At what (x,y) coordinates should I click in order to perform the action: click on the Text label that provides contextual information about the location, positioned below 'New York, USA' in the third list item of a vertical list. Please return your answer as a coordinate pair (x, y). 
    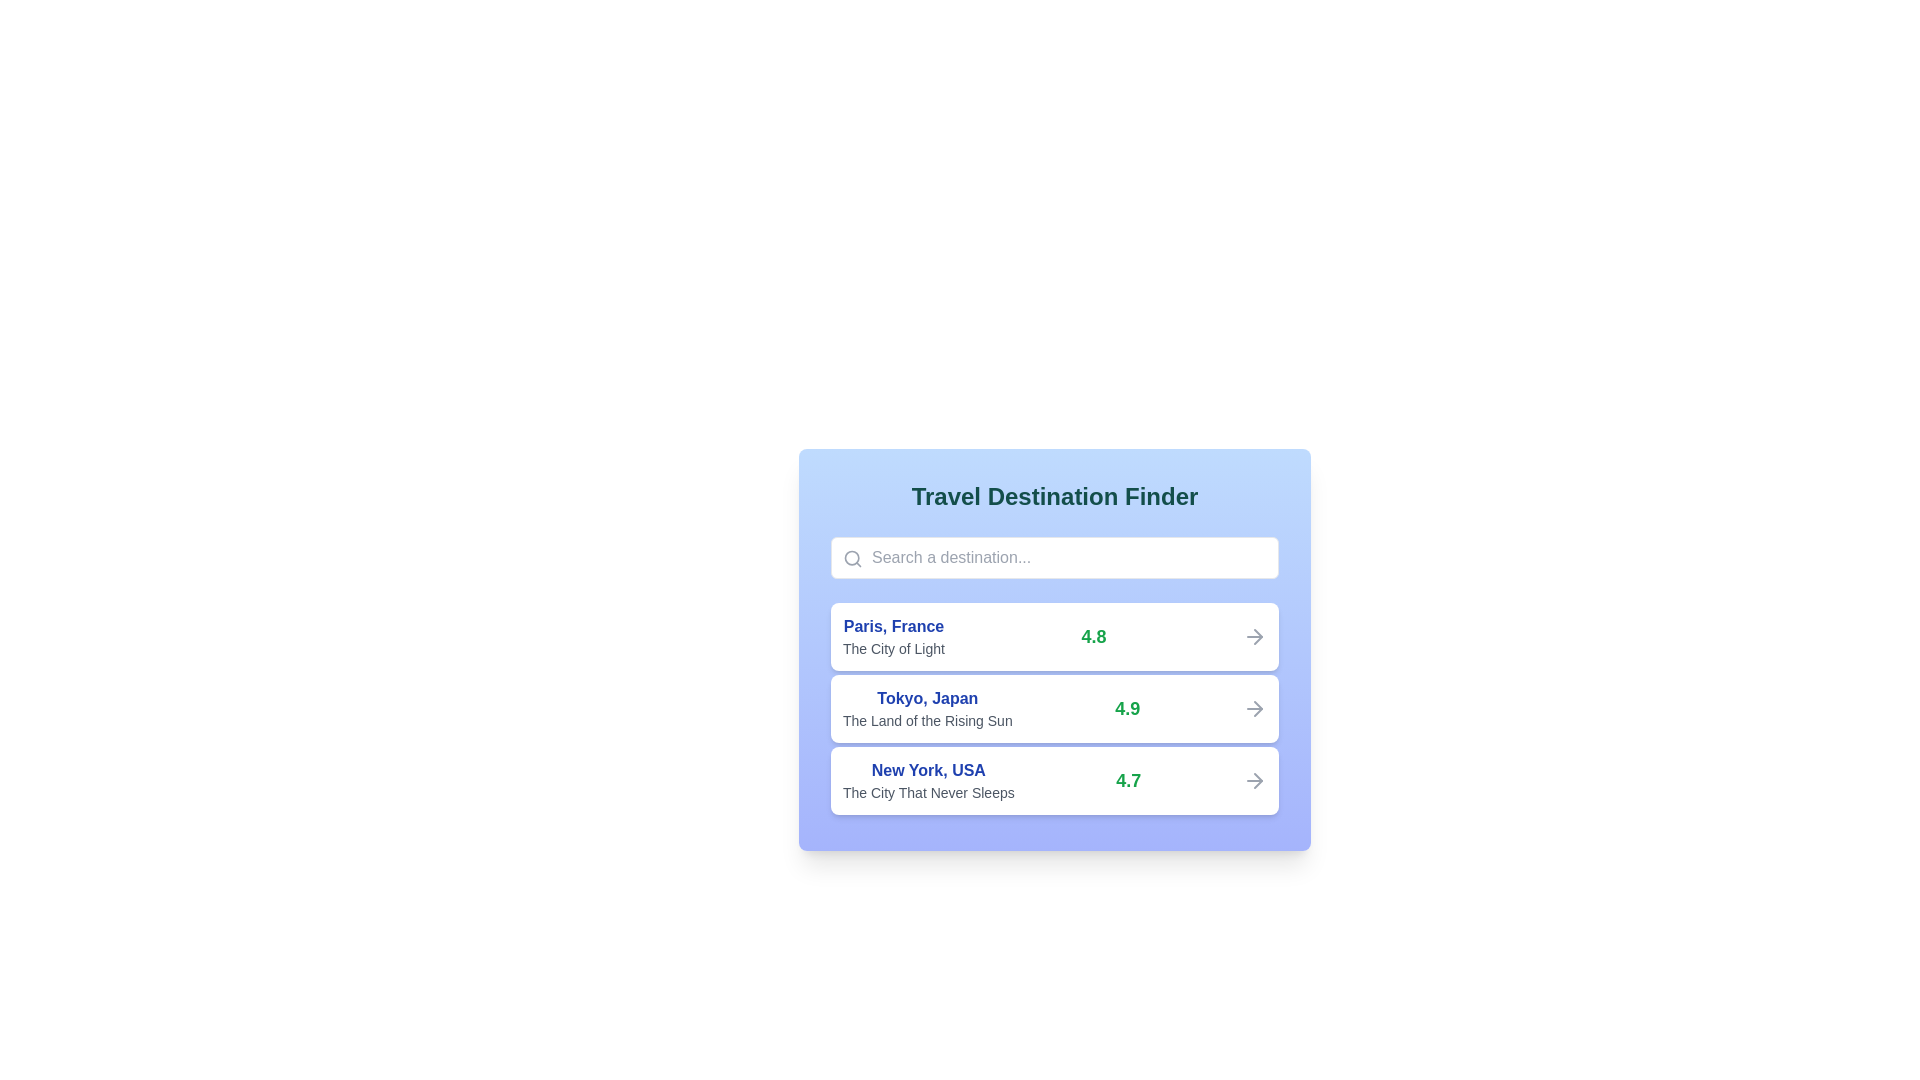
    Looking at the image, I should click on (927, 792).